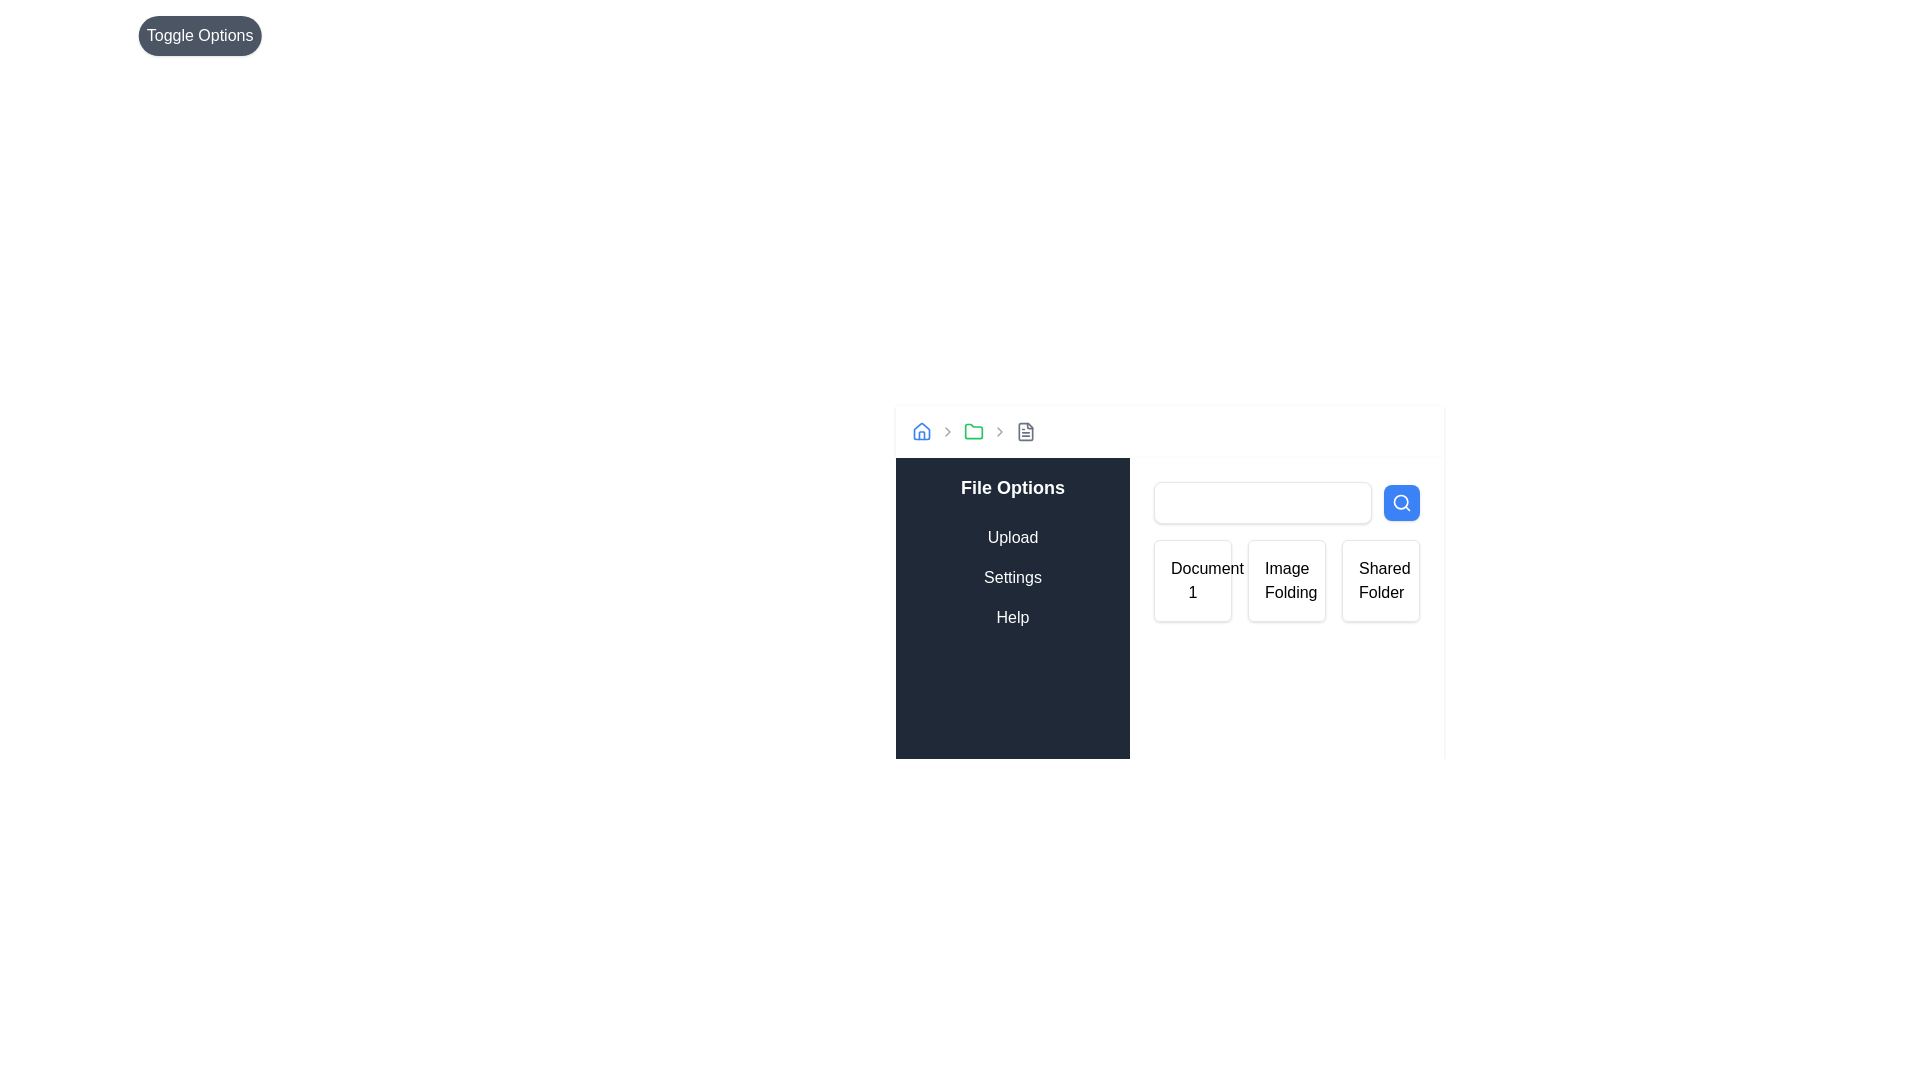 The height and width of the screenshot is (1080, 1920). What do you see at coordinates (1286, 581) in the screenshot?
I see `the 'Image Folding' button, which is the middle option in a horizontal grid layout of three items: 'Document 1', 'Image Folding', and 'Shared Folder'` at bounding box center [1286, 581].